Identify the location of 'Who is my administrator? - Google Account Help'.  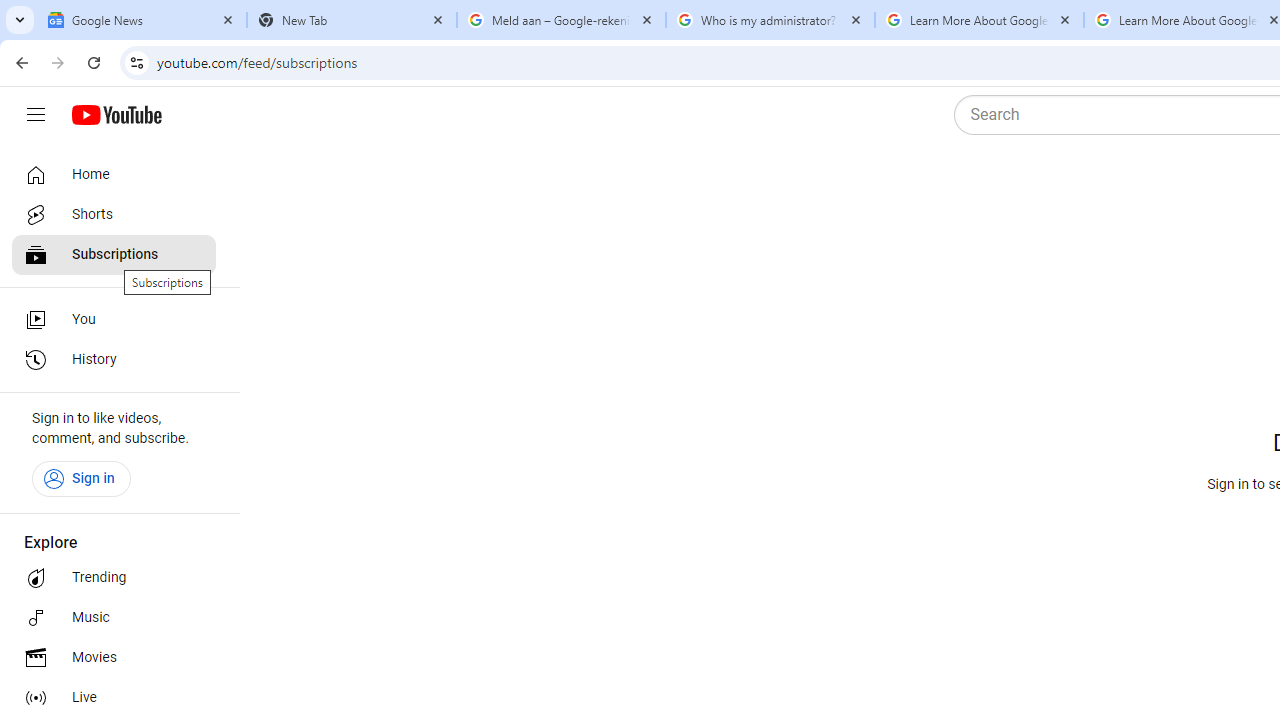
(769, 20).